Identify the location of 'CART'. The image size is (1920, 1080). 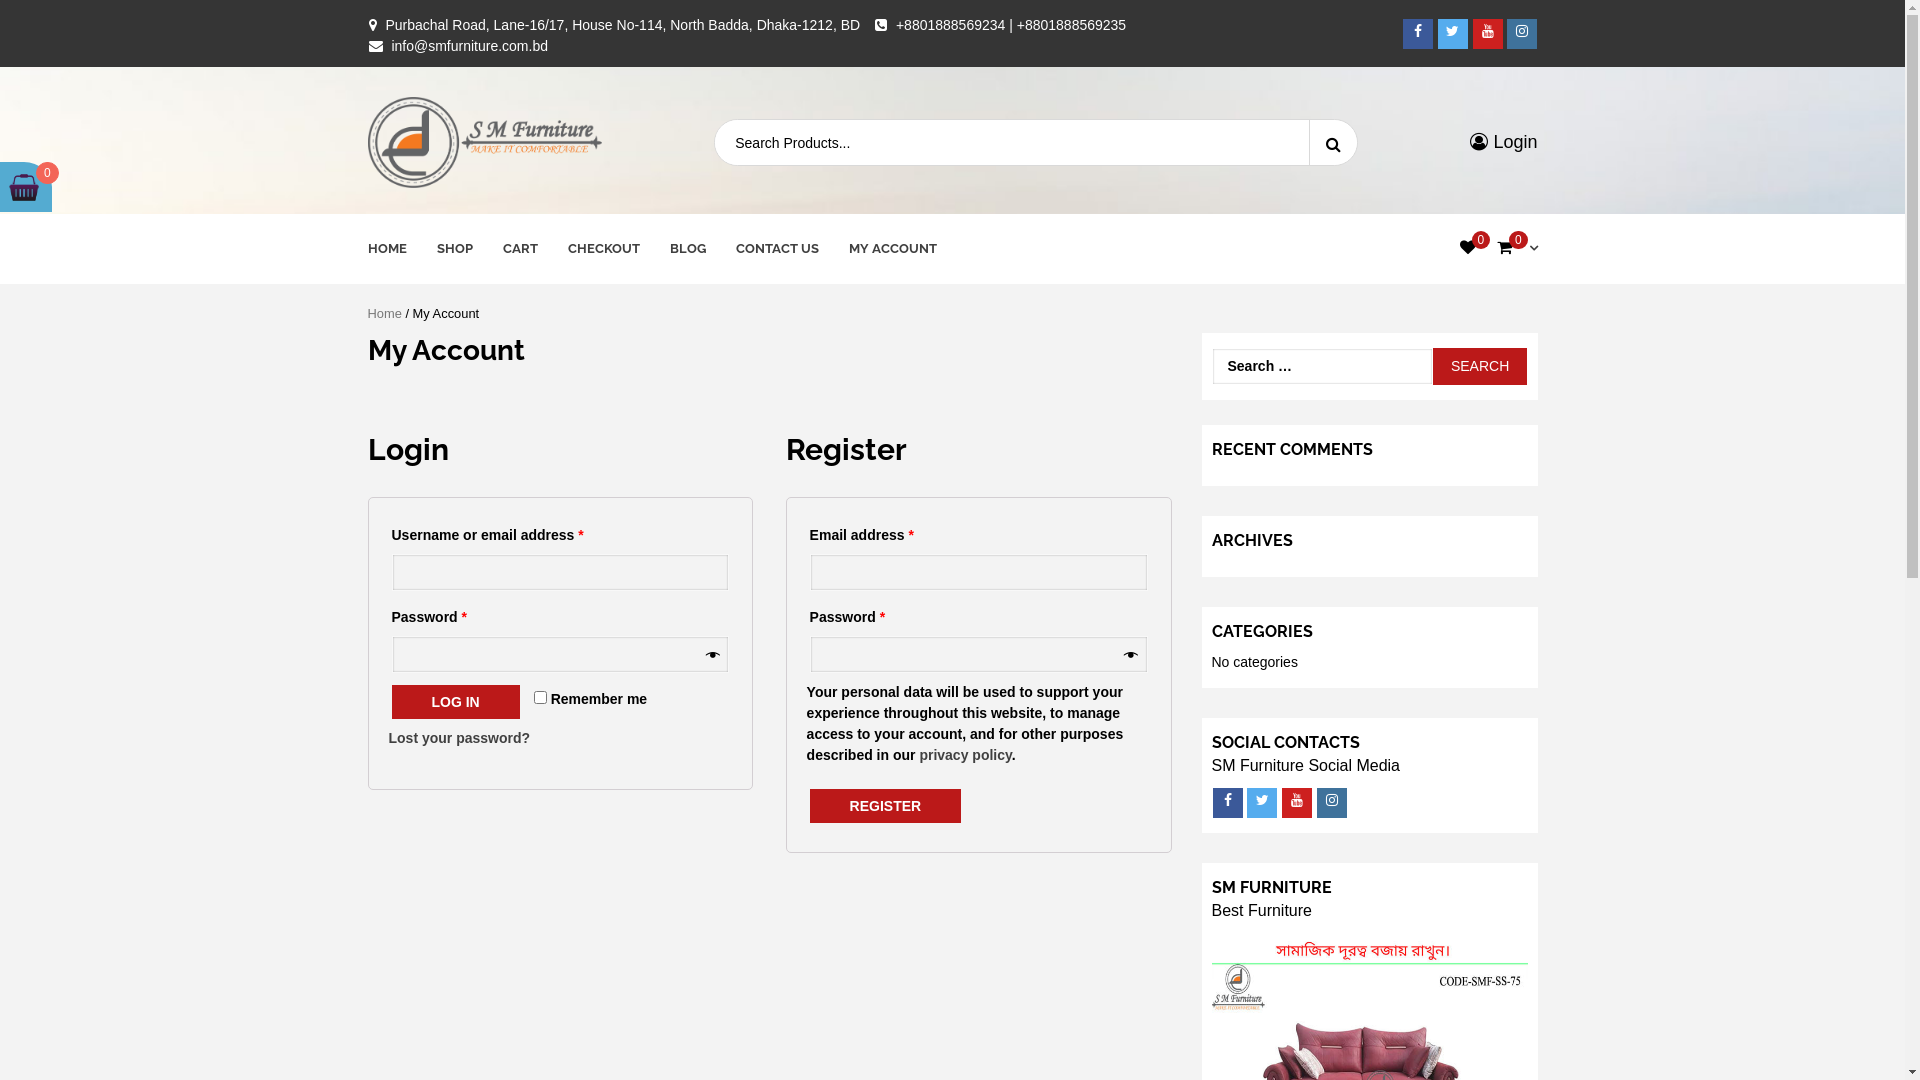
(502, 248).